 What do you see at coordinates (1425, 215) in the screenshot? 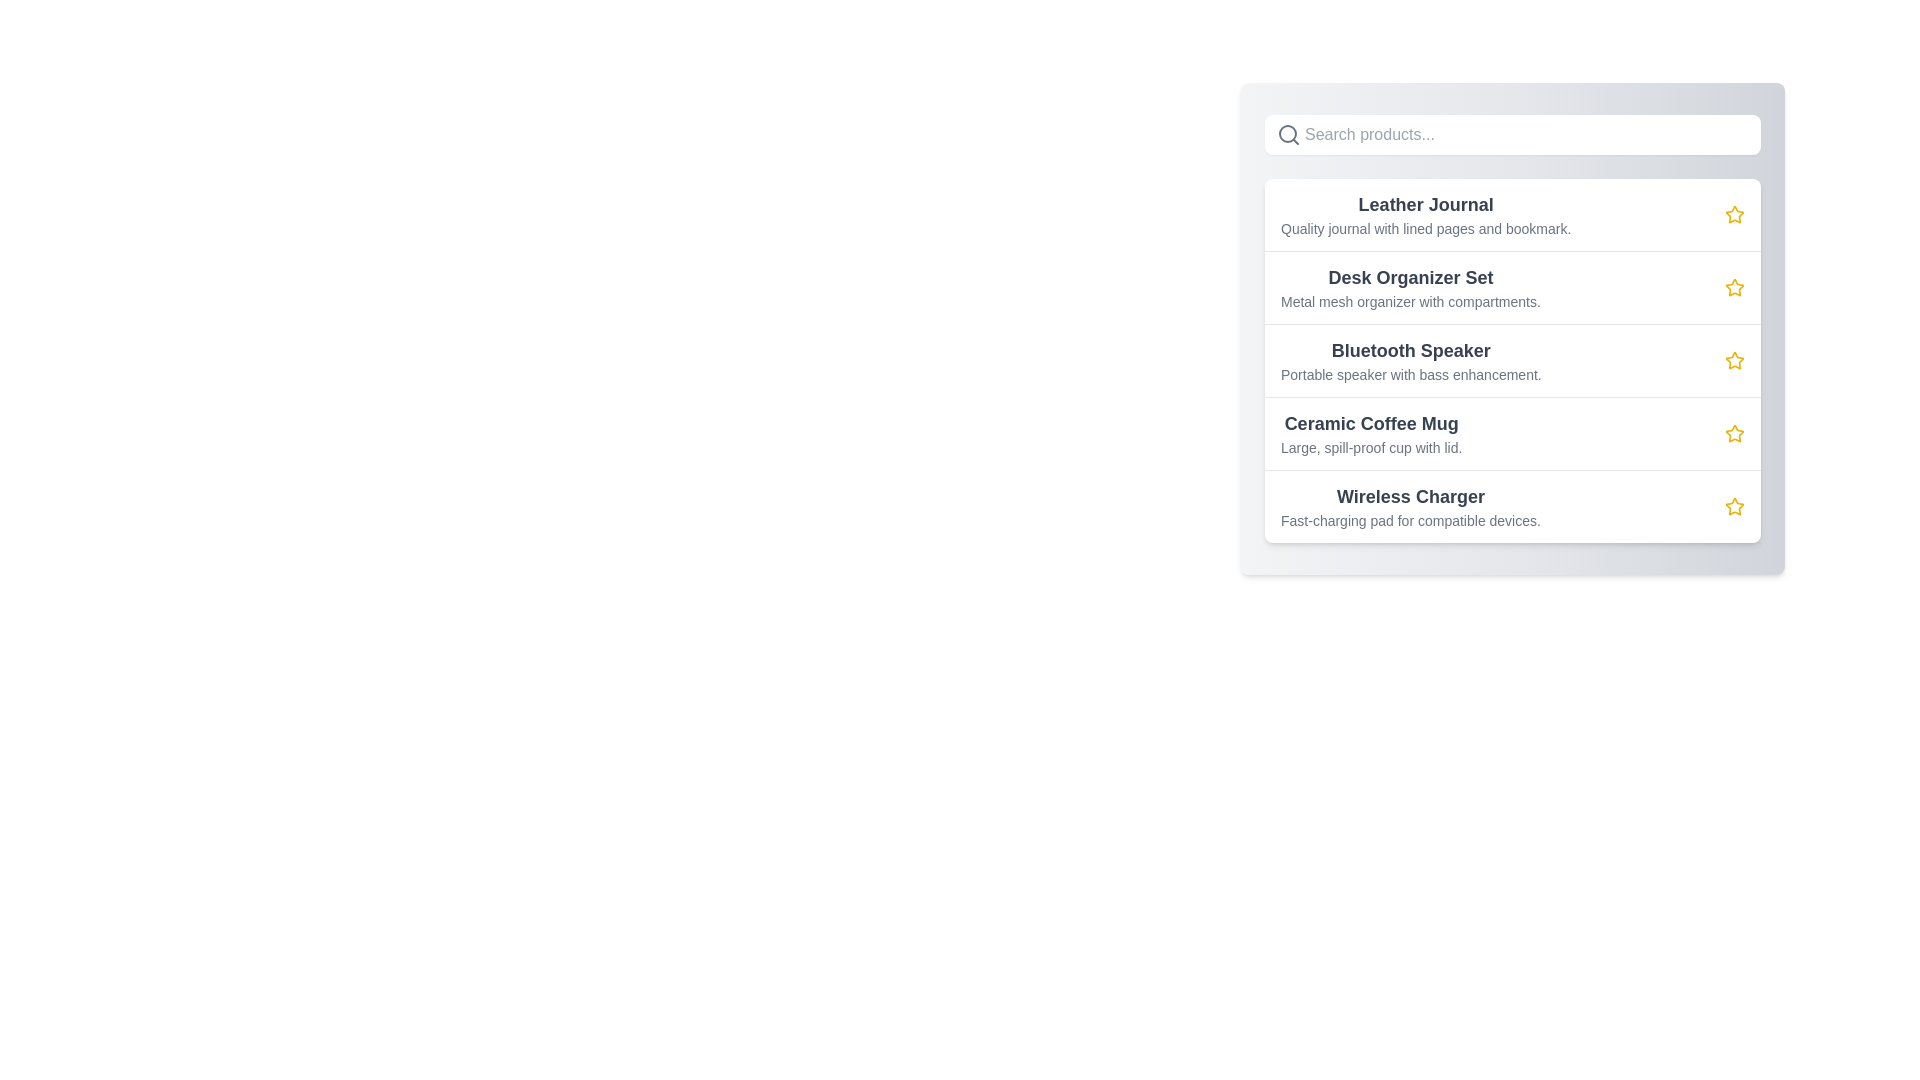
I see `the informational block describing the product 'Leather Journal', which is the first entry in the list of items in the vertical menu` at bounding box center [1425, 215].